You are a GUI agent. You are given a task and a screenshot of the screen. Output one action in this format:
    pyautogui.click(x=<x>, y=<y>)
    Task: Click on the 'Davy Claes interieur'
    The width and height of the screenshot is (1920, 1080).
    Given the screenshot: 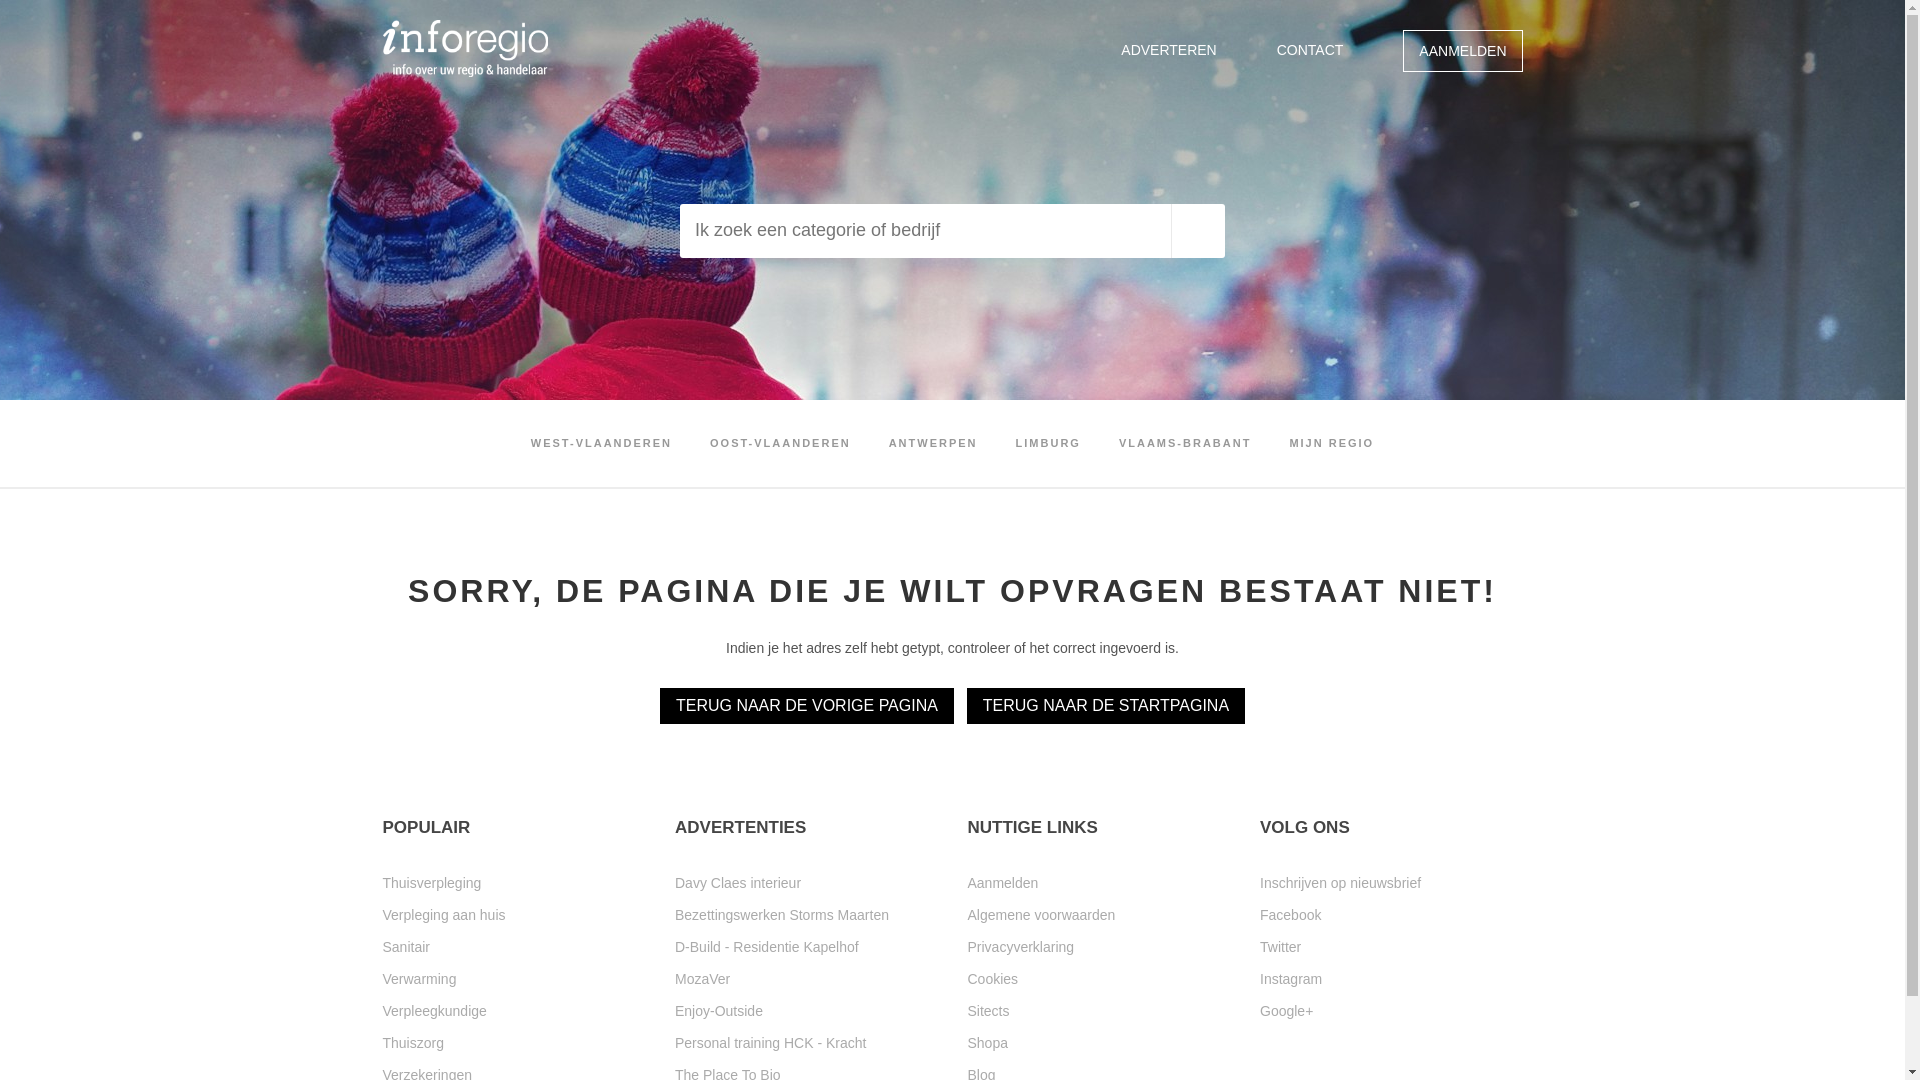 What is the action you would take?
    pyautogui.click(x=806, y=882)
    